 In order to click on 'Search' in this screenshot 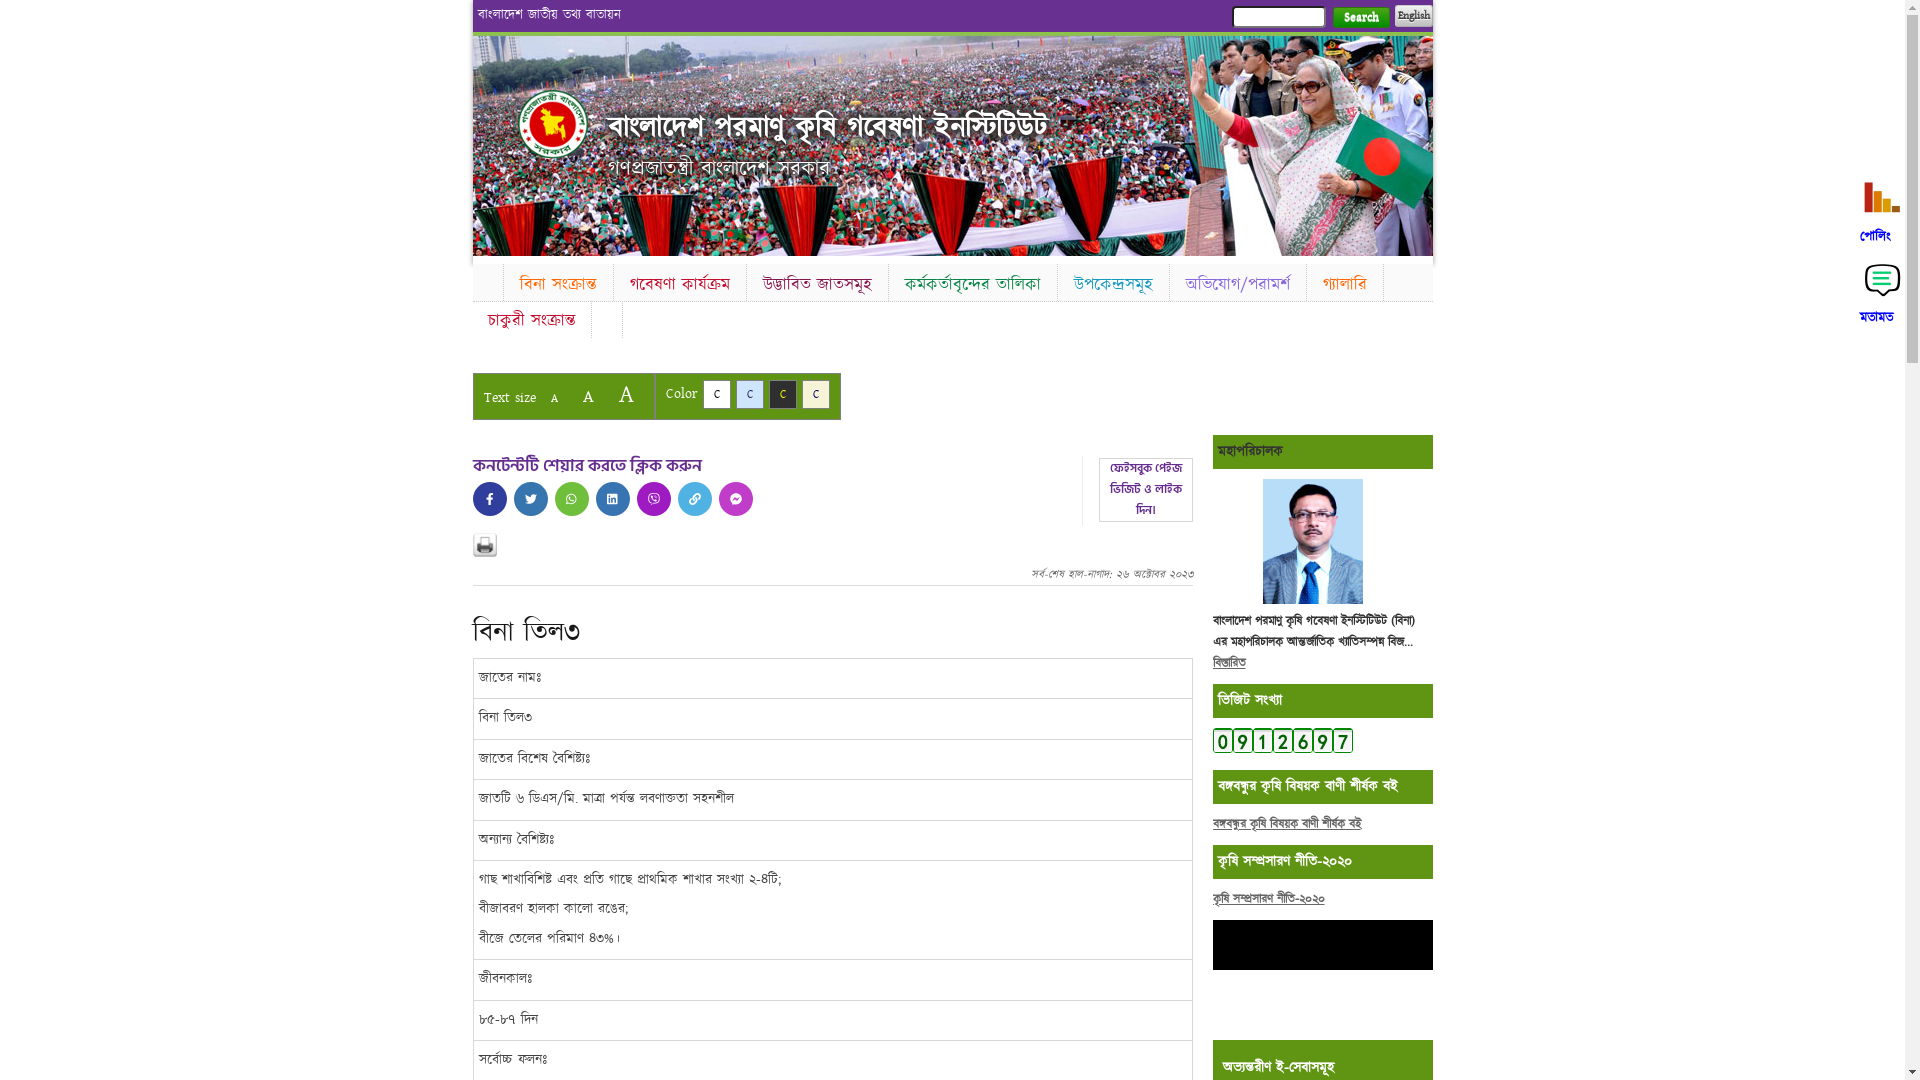, I will do `click(1331, 17)`.